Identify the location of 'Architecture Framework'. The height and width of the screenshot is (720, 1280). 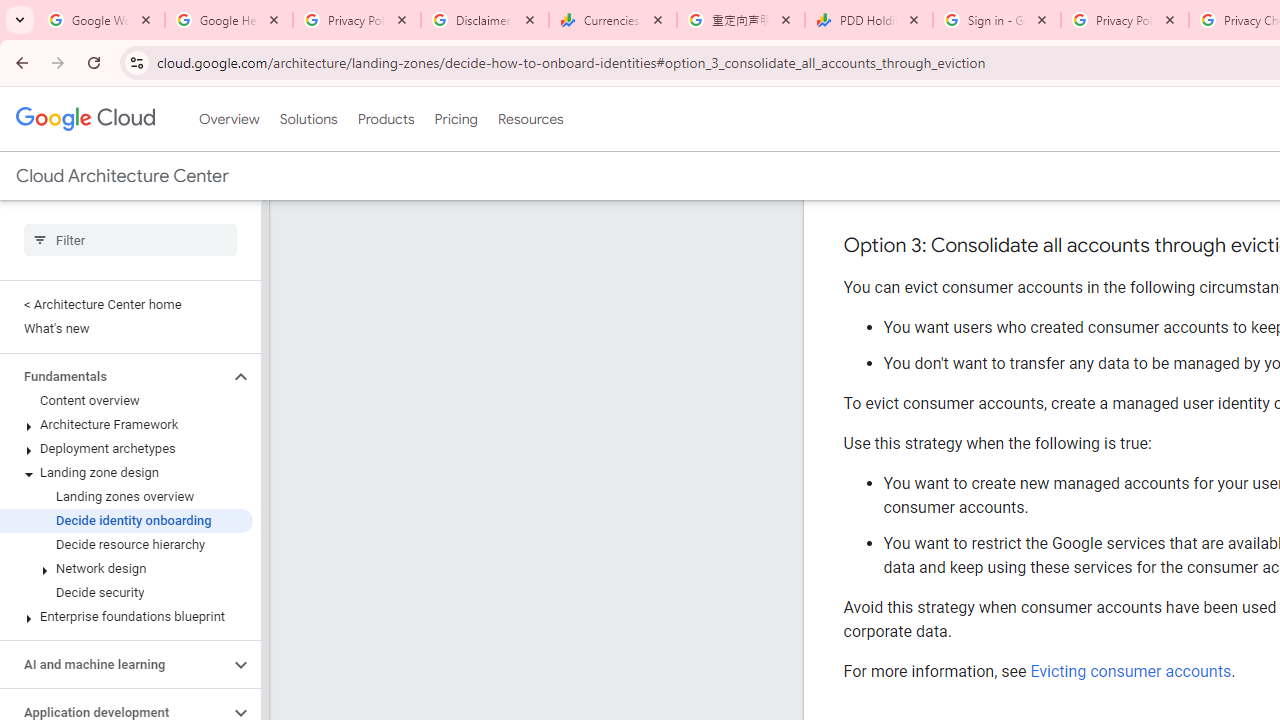
(125, 424).